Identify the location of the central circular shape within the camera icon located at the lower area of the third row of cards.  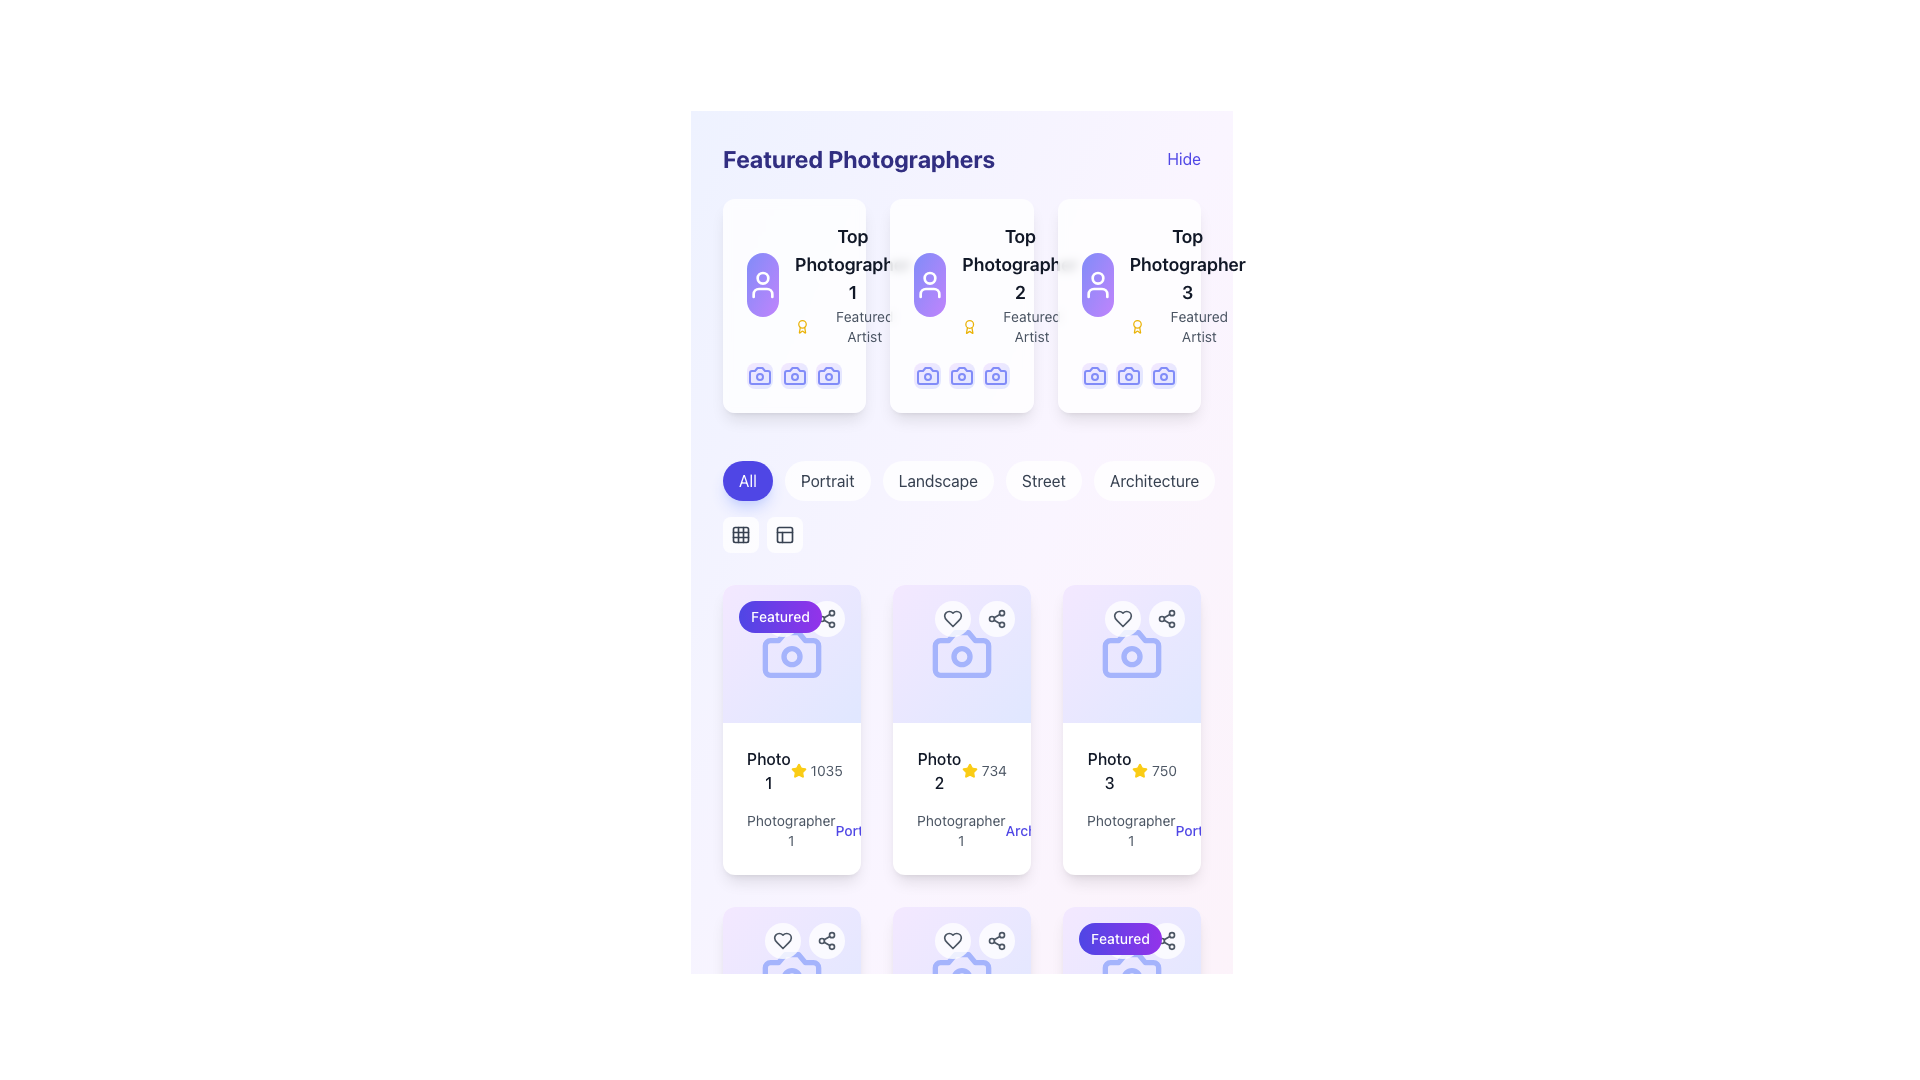
(961, 978).